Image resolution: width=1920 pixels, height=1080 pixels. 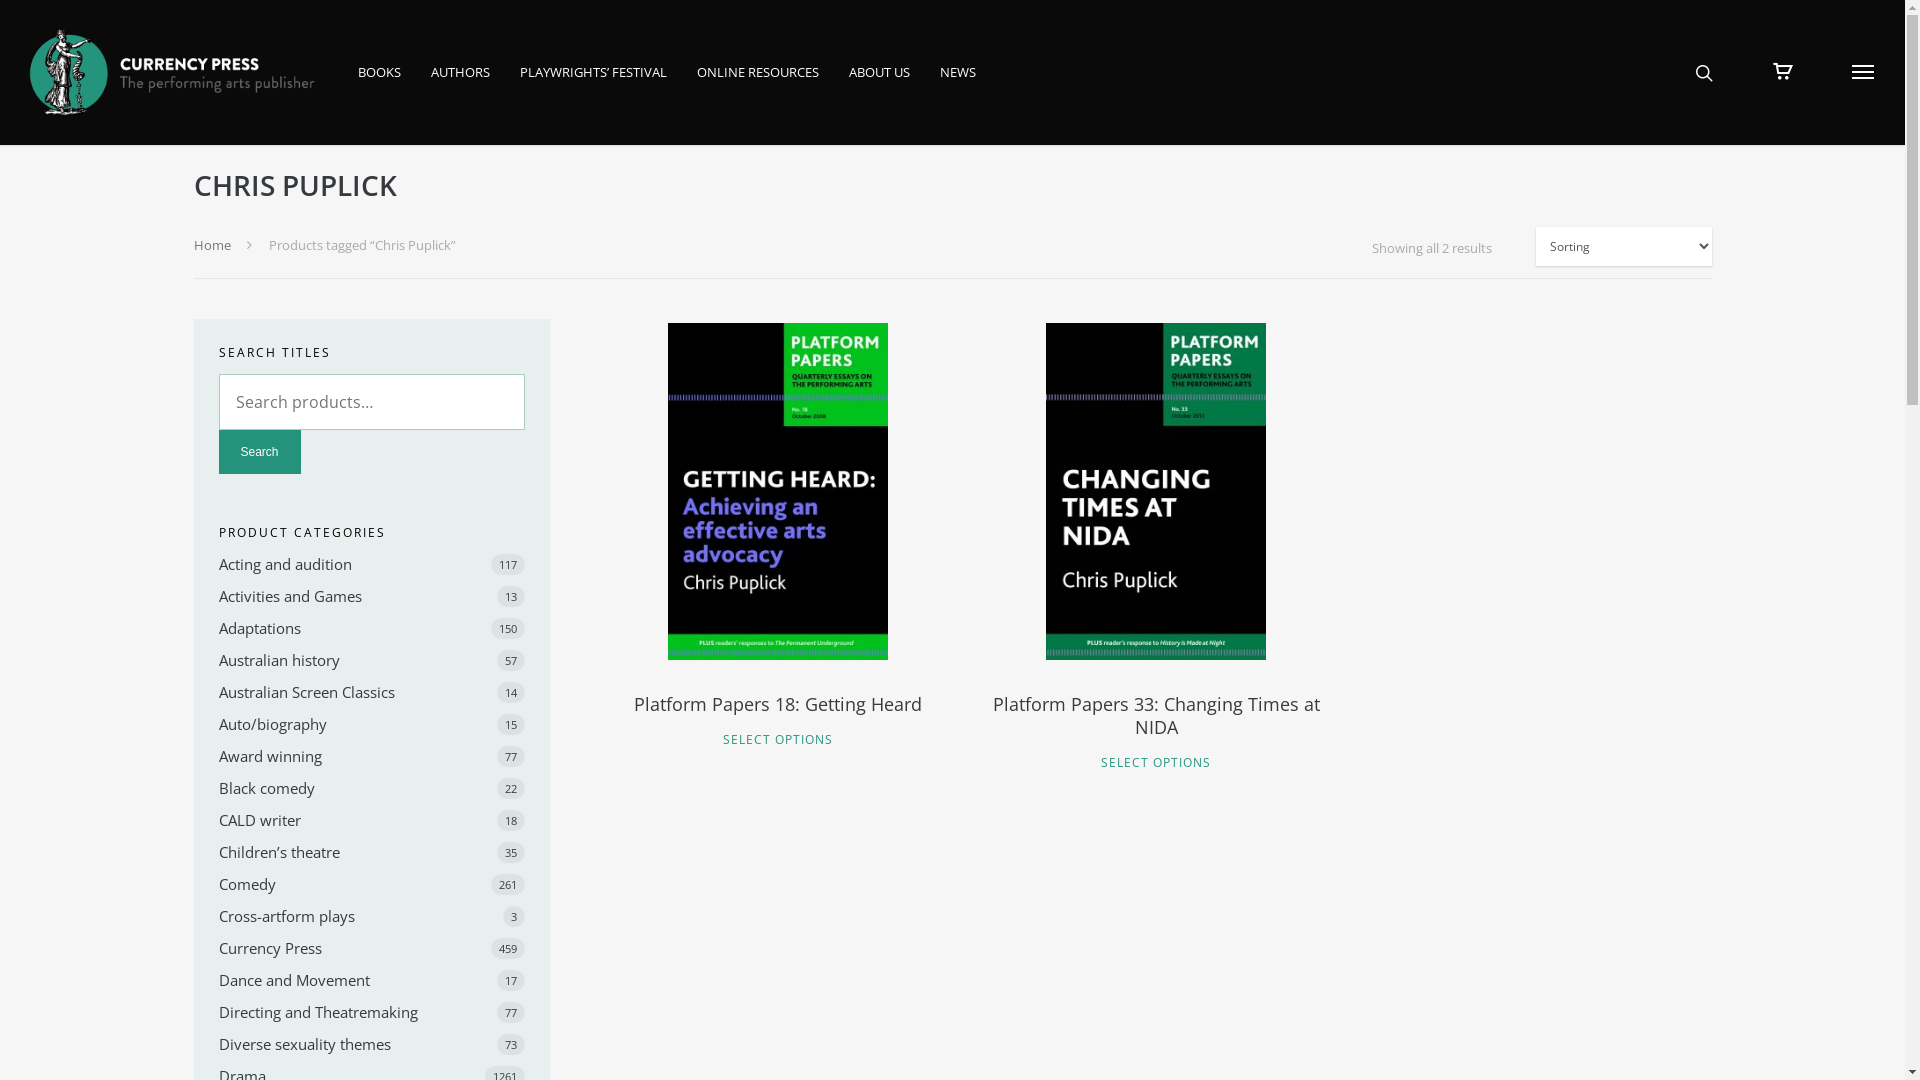 I want to click on 'Platform Papers 33: Changing Times at NIDA', so click(x=1155, y=727).